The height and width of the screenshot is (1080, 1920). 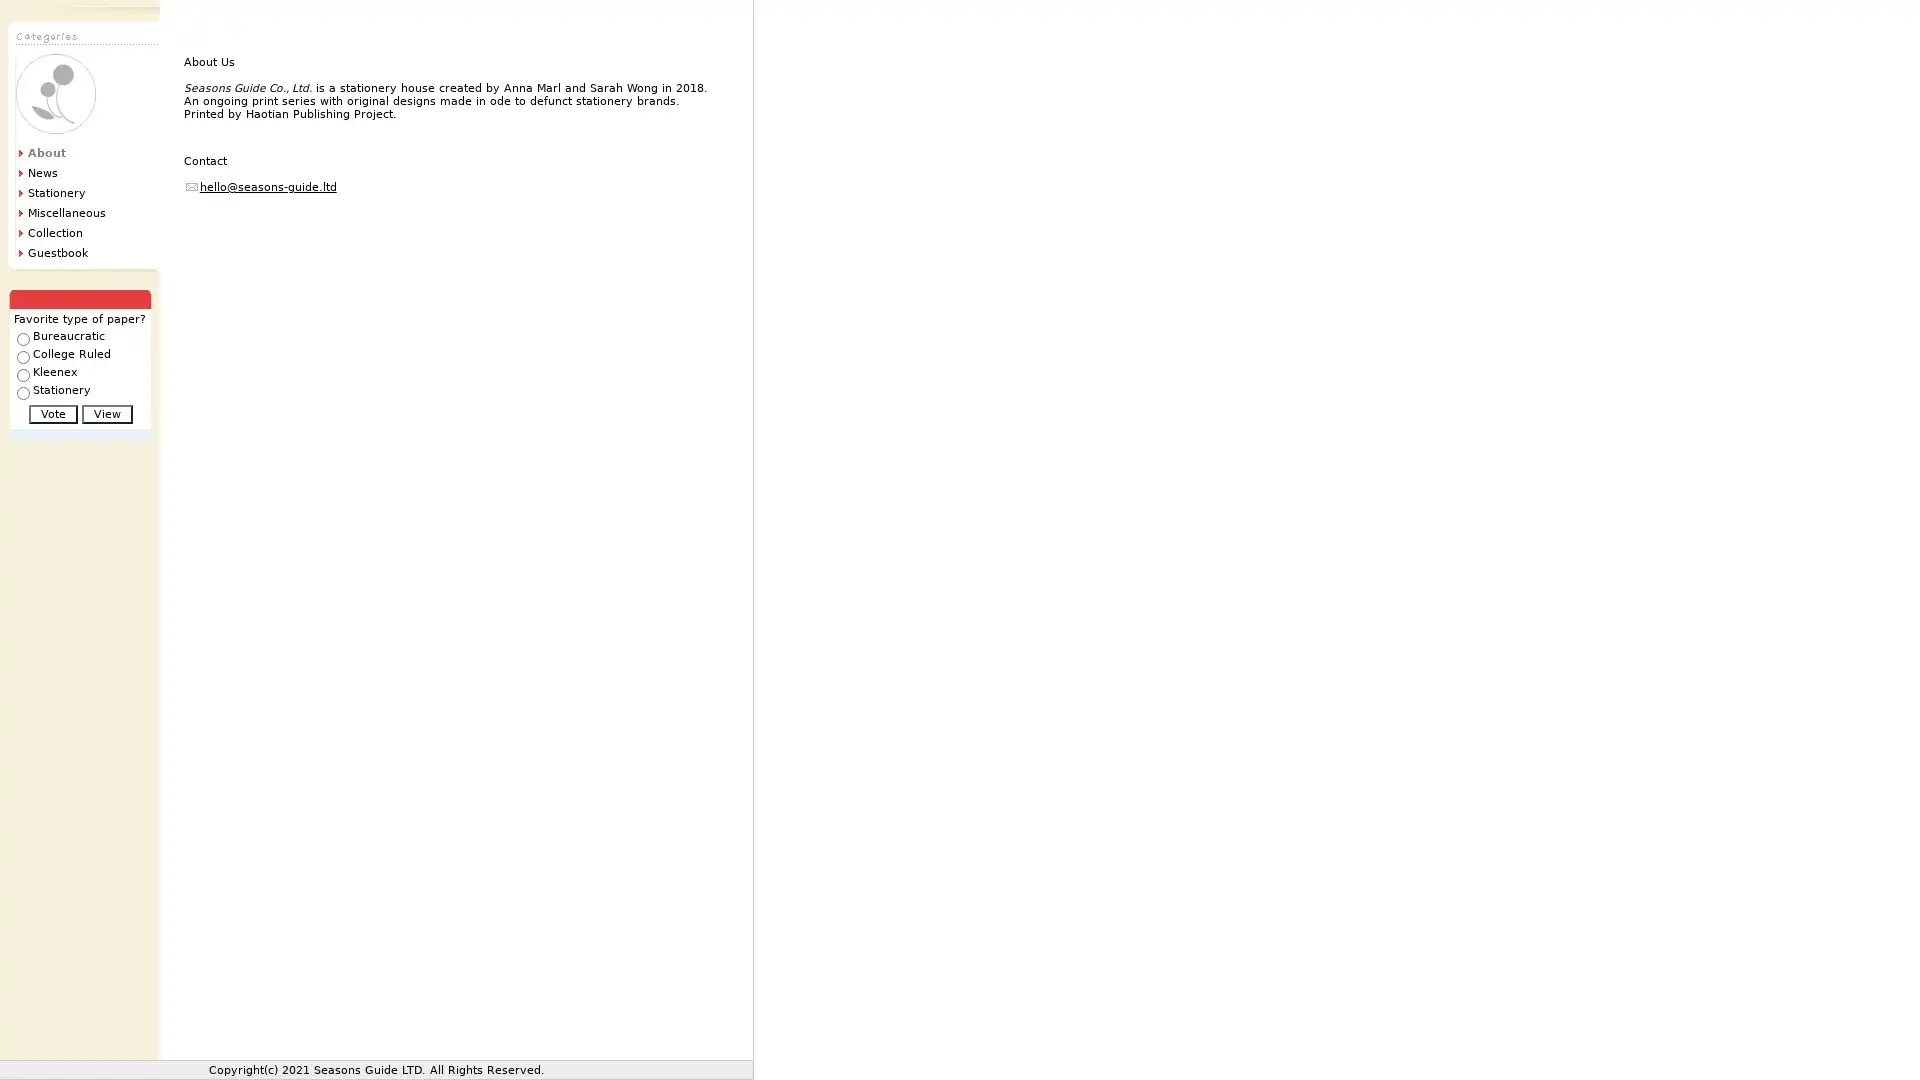 What do you see at coordinates (105, 413) in the screenshot?
I see `View` at bounding box center [105, 413].